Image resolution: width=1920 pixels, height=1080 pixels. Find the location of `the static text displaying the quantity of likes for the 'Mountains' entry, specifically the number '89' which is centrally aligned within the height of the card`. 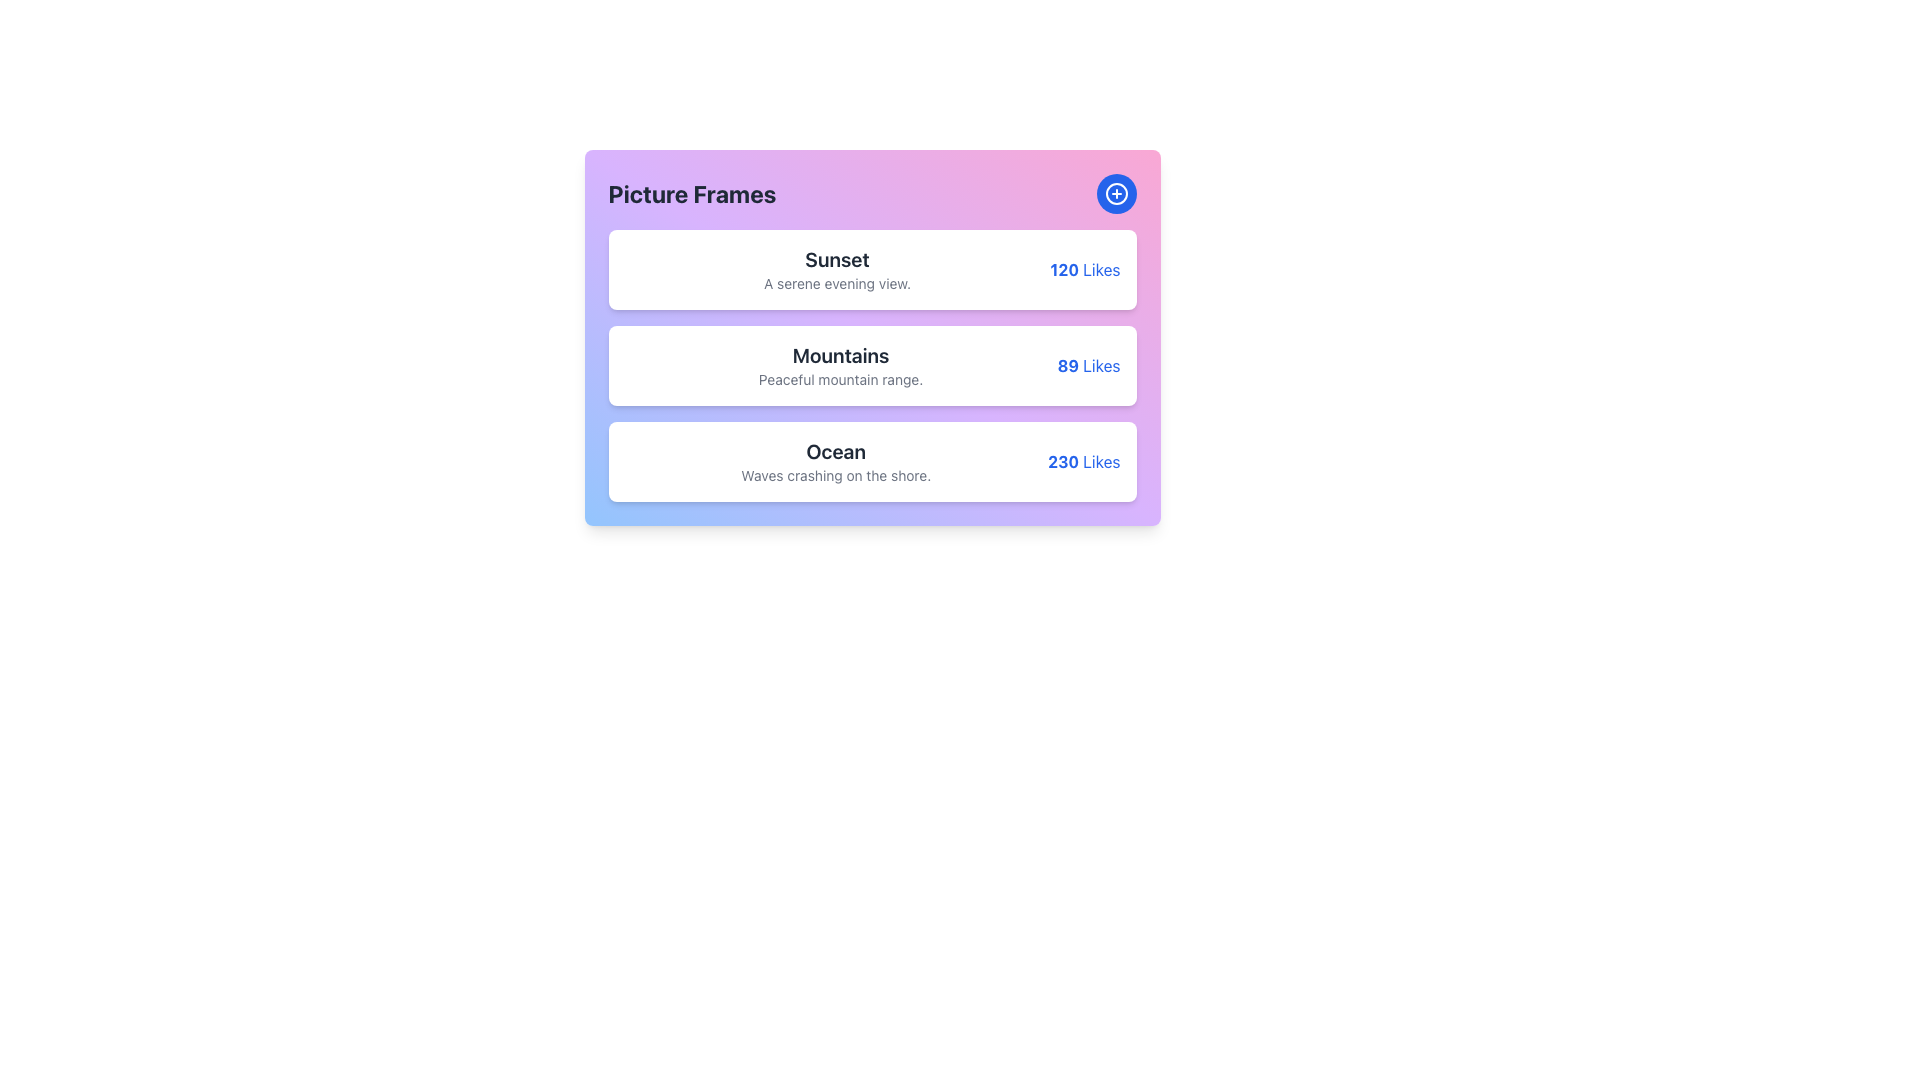

the static text displaying the quantity of likes for the 'Mountains' entry, specifically the number '89' which is centrally aligned within the height of the card is located at coordinates (1067, 366).